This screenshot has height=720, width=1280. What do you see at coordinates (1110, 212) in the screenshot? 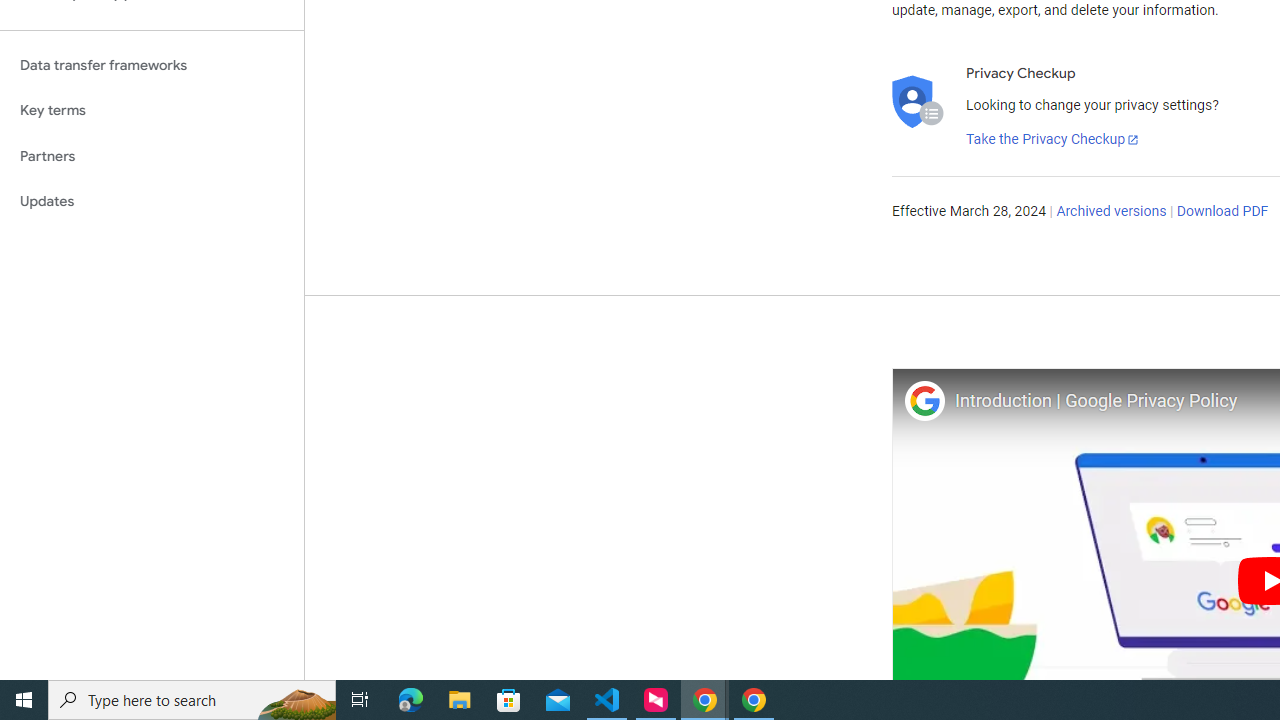
I see `'Archived versions'` at bounding box center [1110, 212].